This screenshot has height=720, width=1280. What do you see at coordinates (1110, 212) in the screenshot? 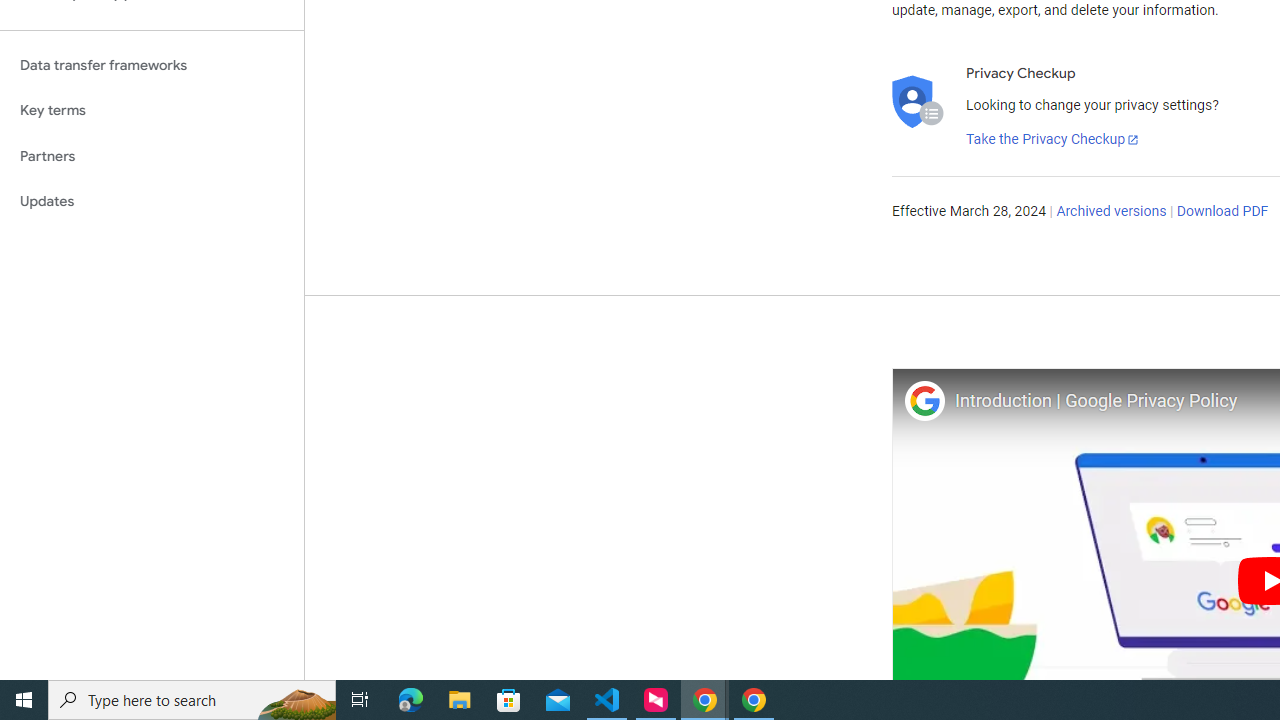
I see `'Archived versions'` at bounding box center [1110, 212].